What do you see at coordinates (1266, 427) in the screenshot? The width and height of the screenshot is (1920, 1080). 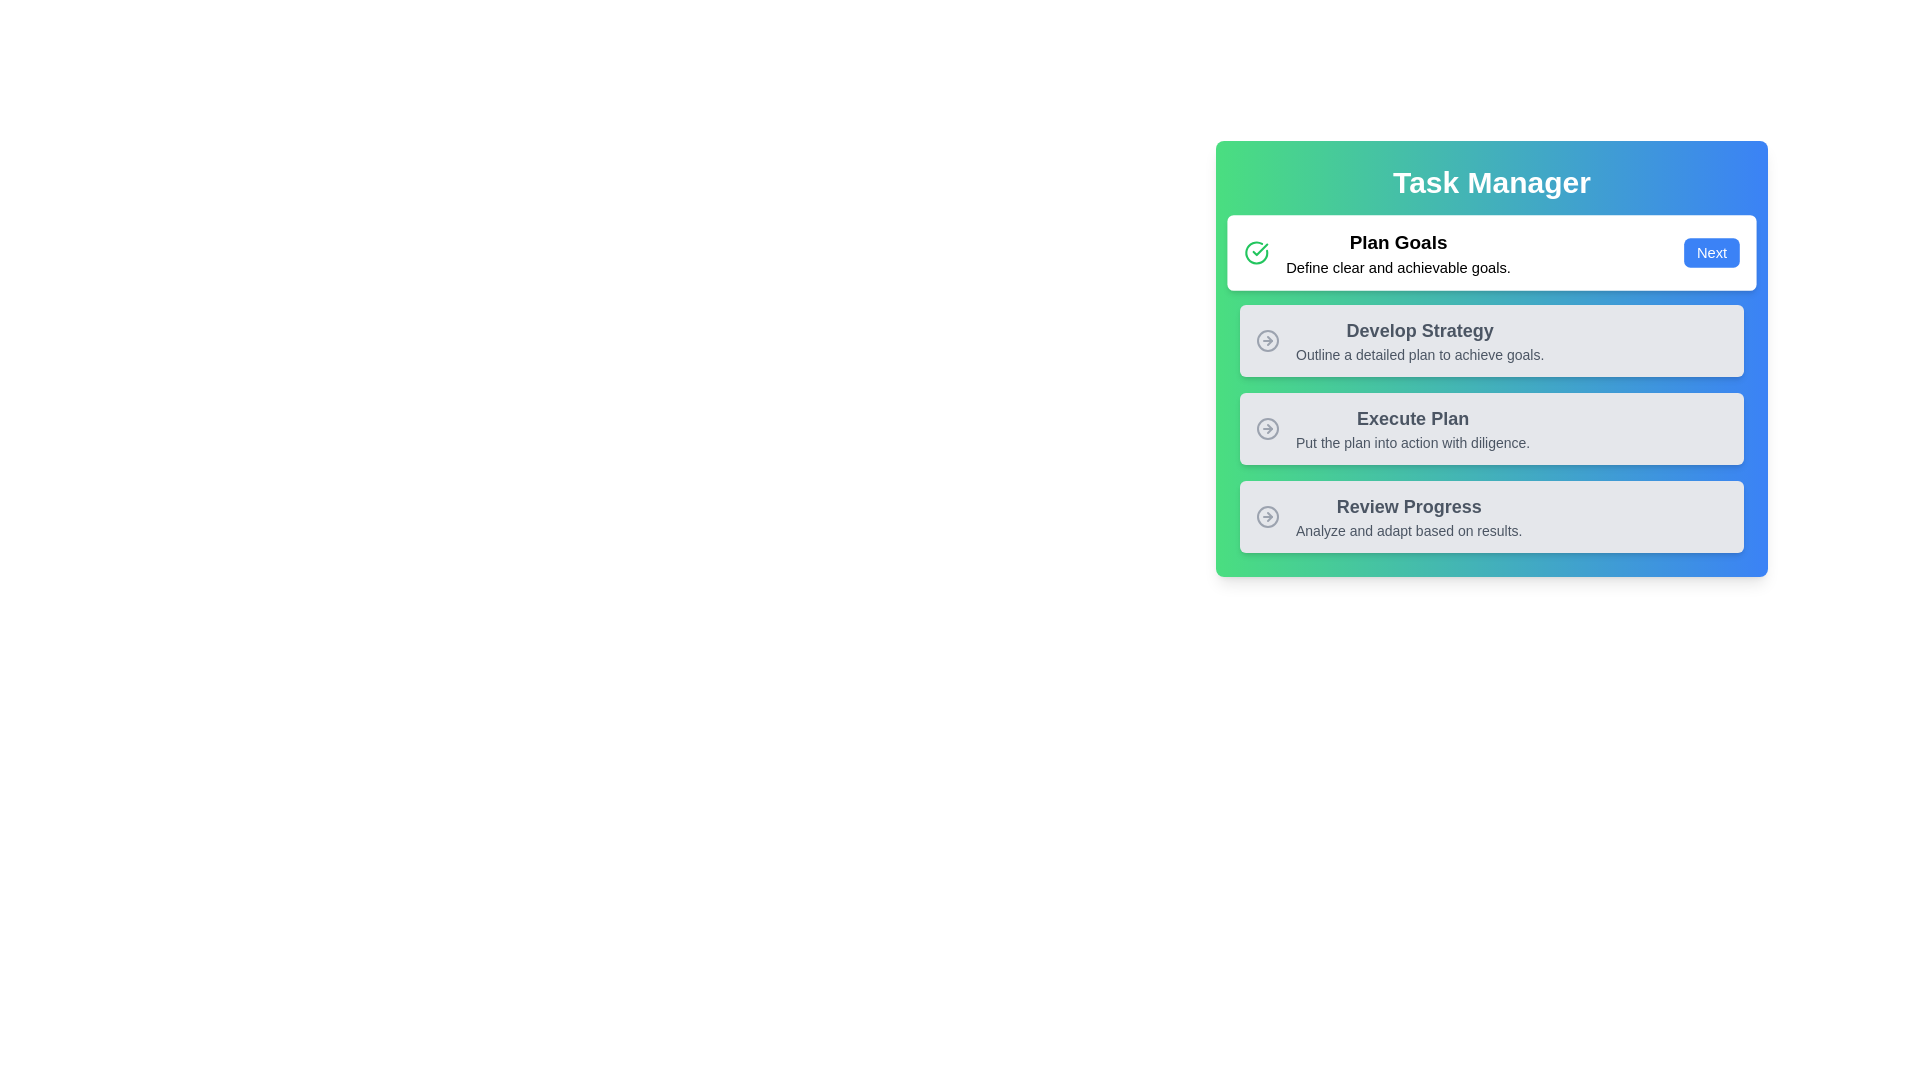 I see `the circular icon with a right-pointing gray arrow located to the left of the 'Execute Plan' text in the 'Execute Plan' section of the Task Manager interface for navigational action` at bounding box center [1266, 427].